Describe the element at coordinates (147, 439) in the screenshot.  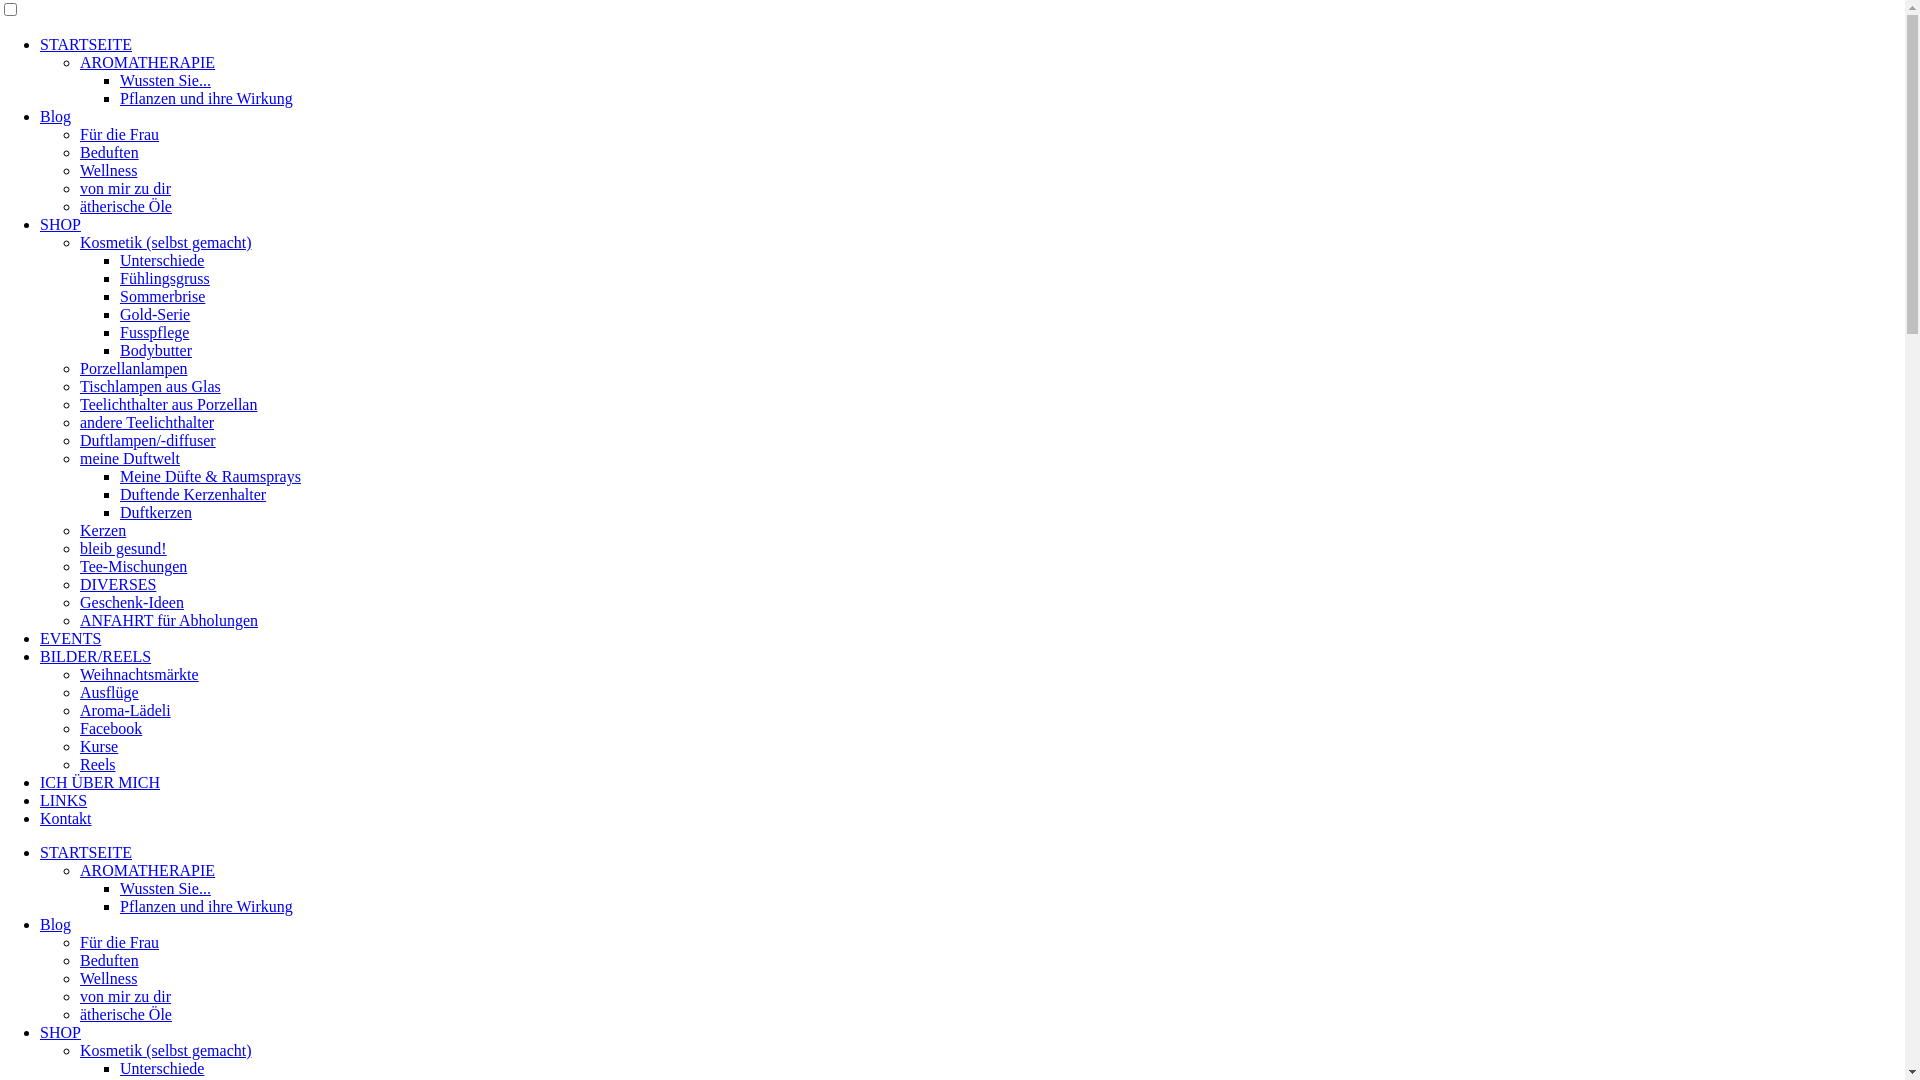
I see `'Duftlampen/-diffuser'` at that location.